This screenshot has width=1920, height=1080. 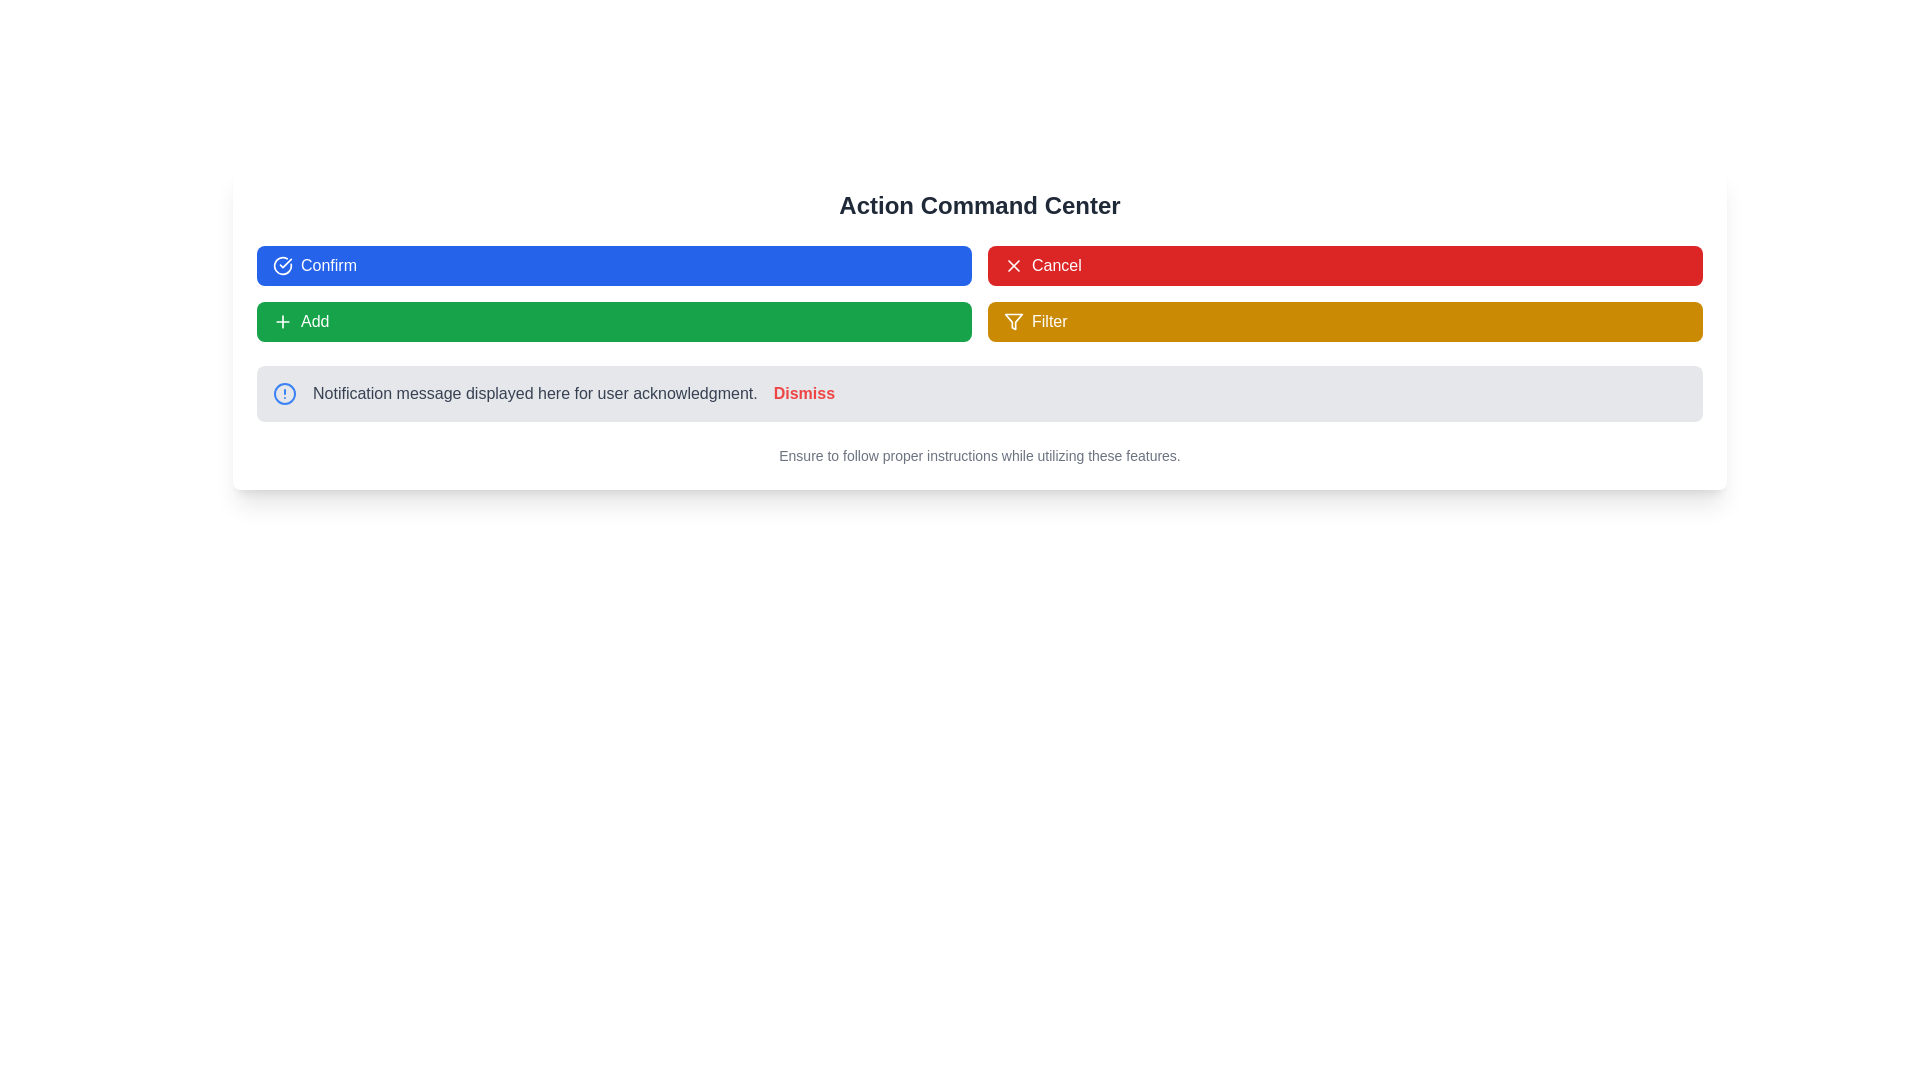 What do you see at coordinates (535, 393) in the screenshot?
I see `the static text element displaying a notification message, which is located within a gray notification bar between an icon and a 'Dismiss' button` at bounding box center [535, 393].